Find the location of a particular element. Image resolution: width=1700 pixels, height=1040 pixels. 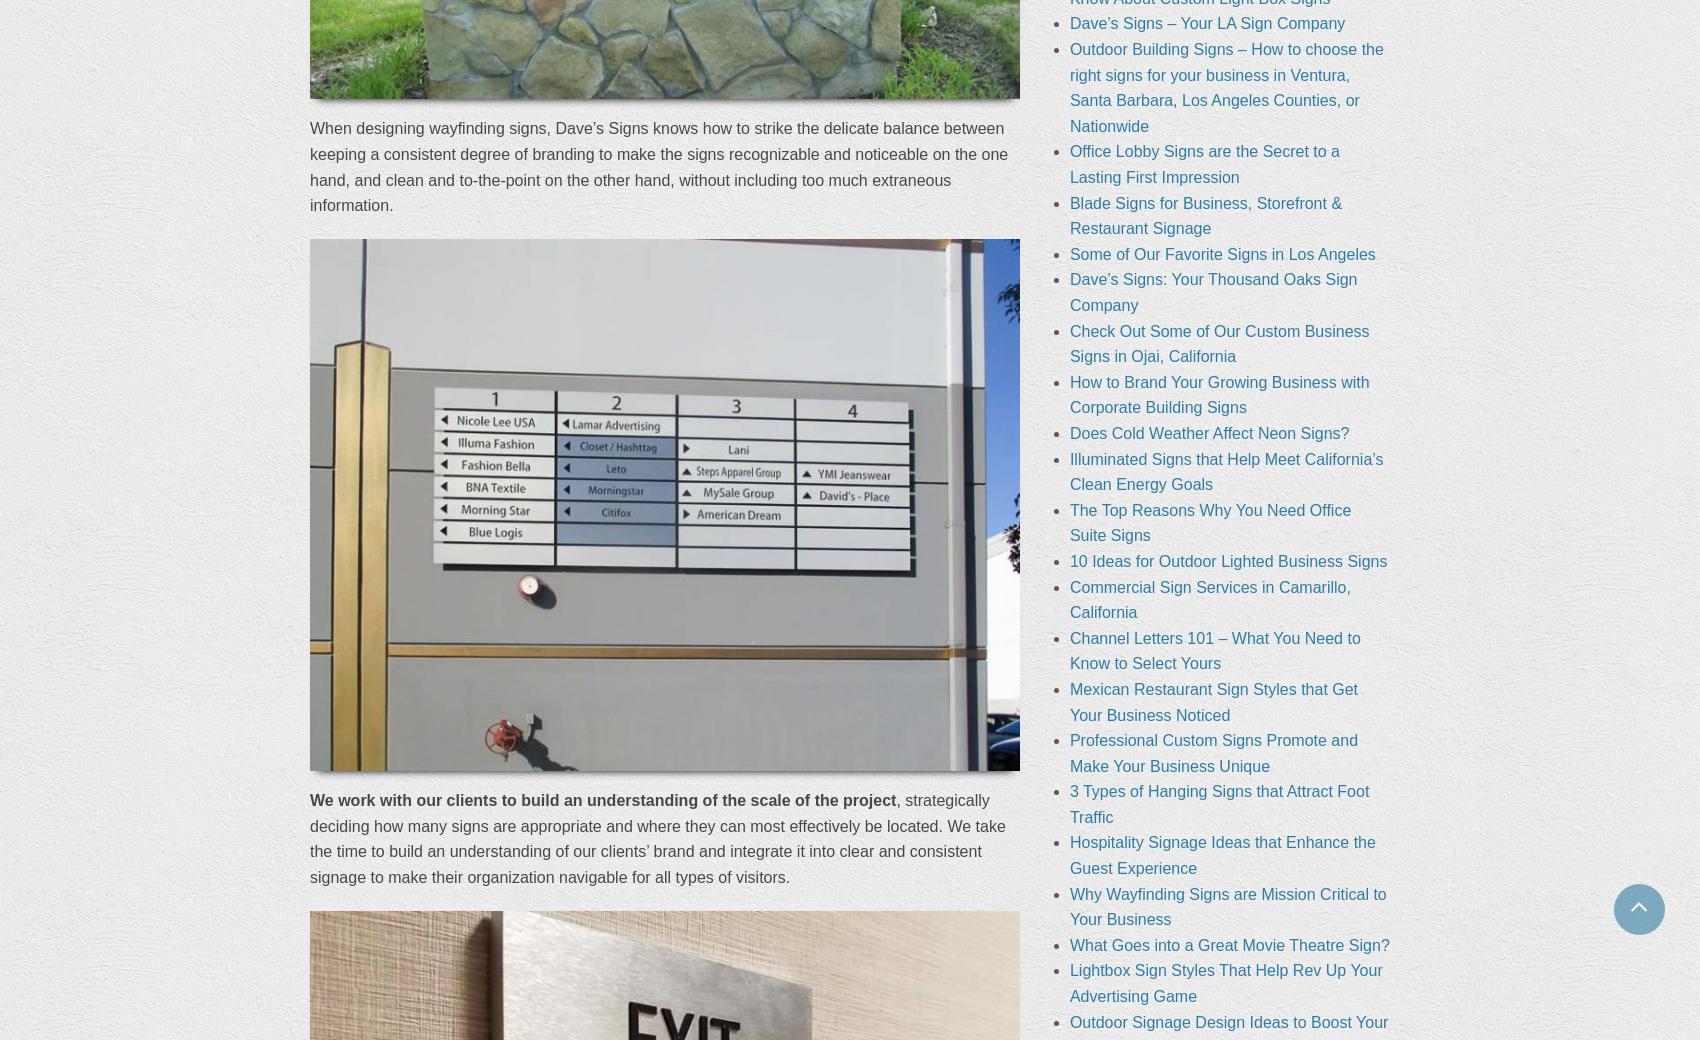

'Dave’s Signs – Your LA Sign Company' is located at coordinates (1206, 22).